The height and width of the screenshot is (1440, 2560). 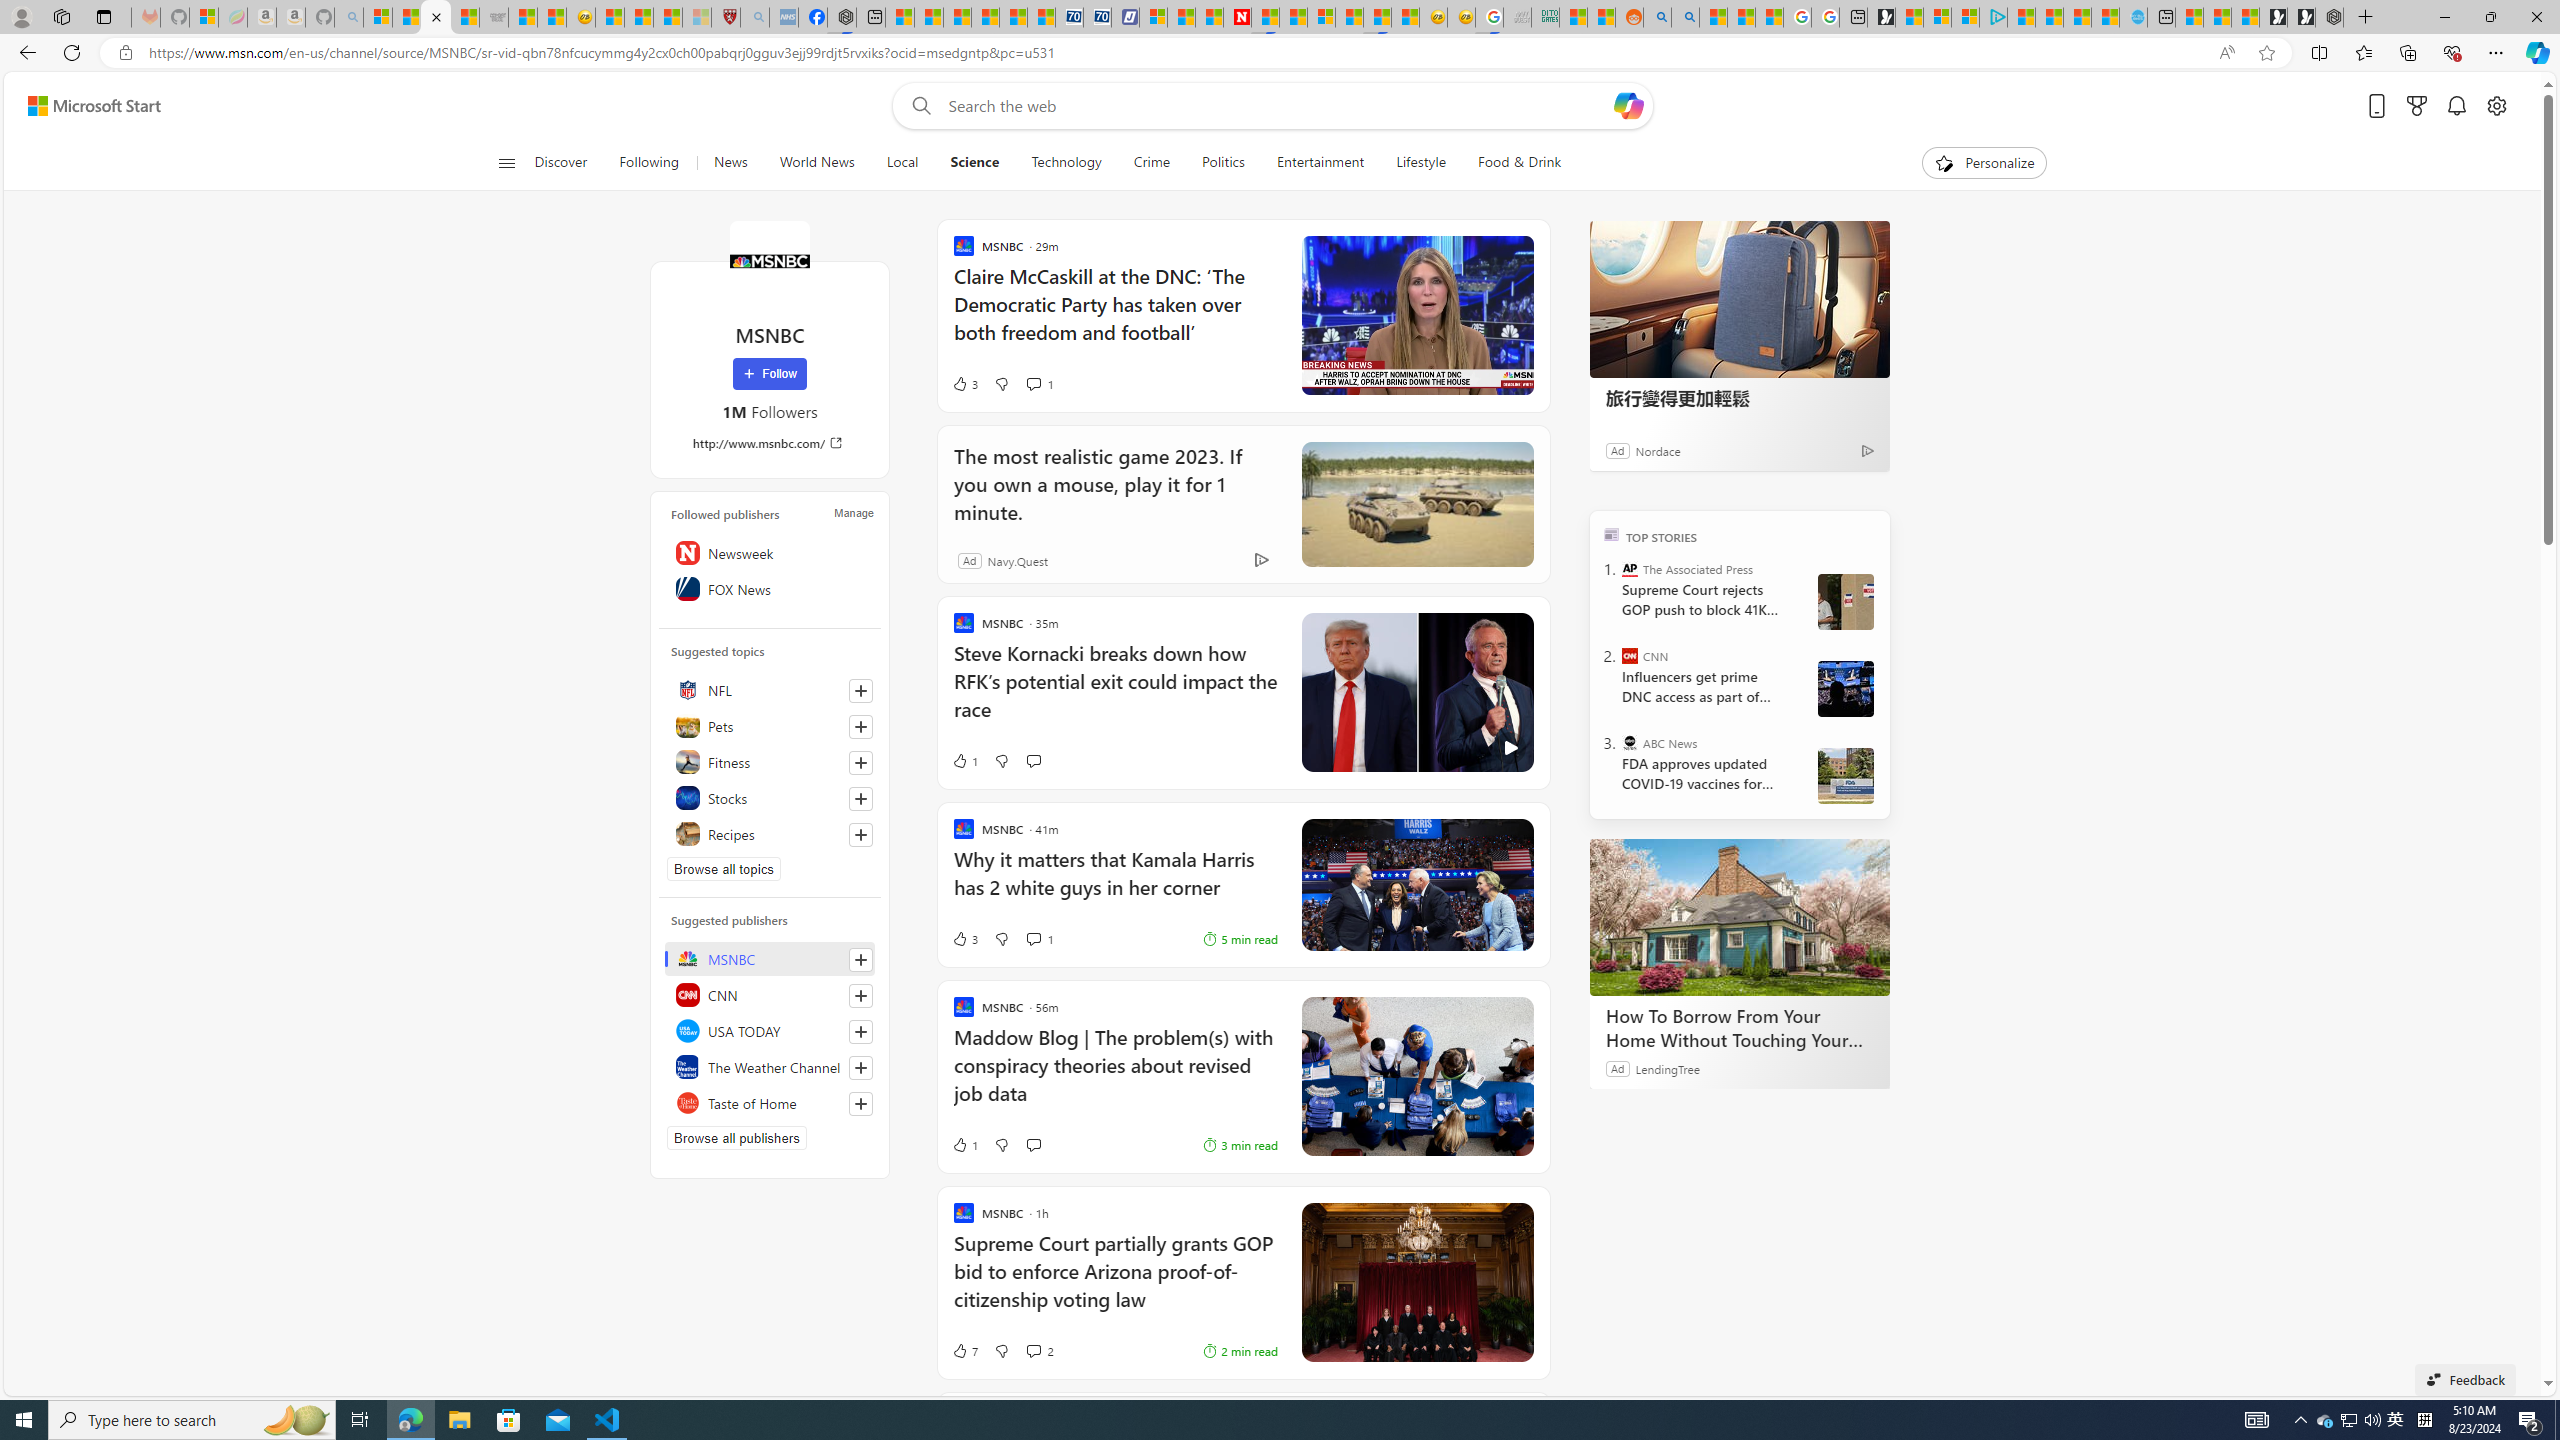 What do you see at coordinates (723, 869) in the screenshot?
I see `'Browse all topics'` at bounding box center [723, 869].